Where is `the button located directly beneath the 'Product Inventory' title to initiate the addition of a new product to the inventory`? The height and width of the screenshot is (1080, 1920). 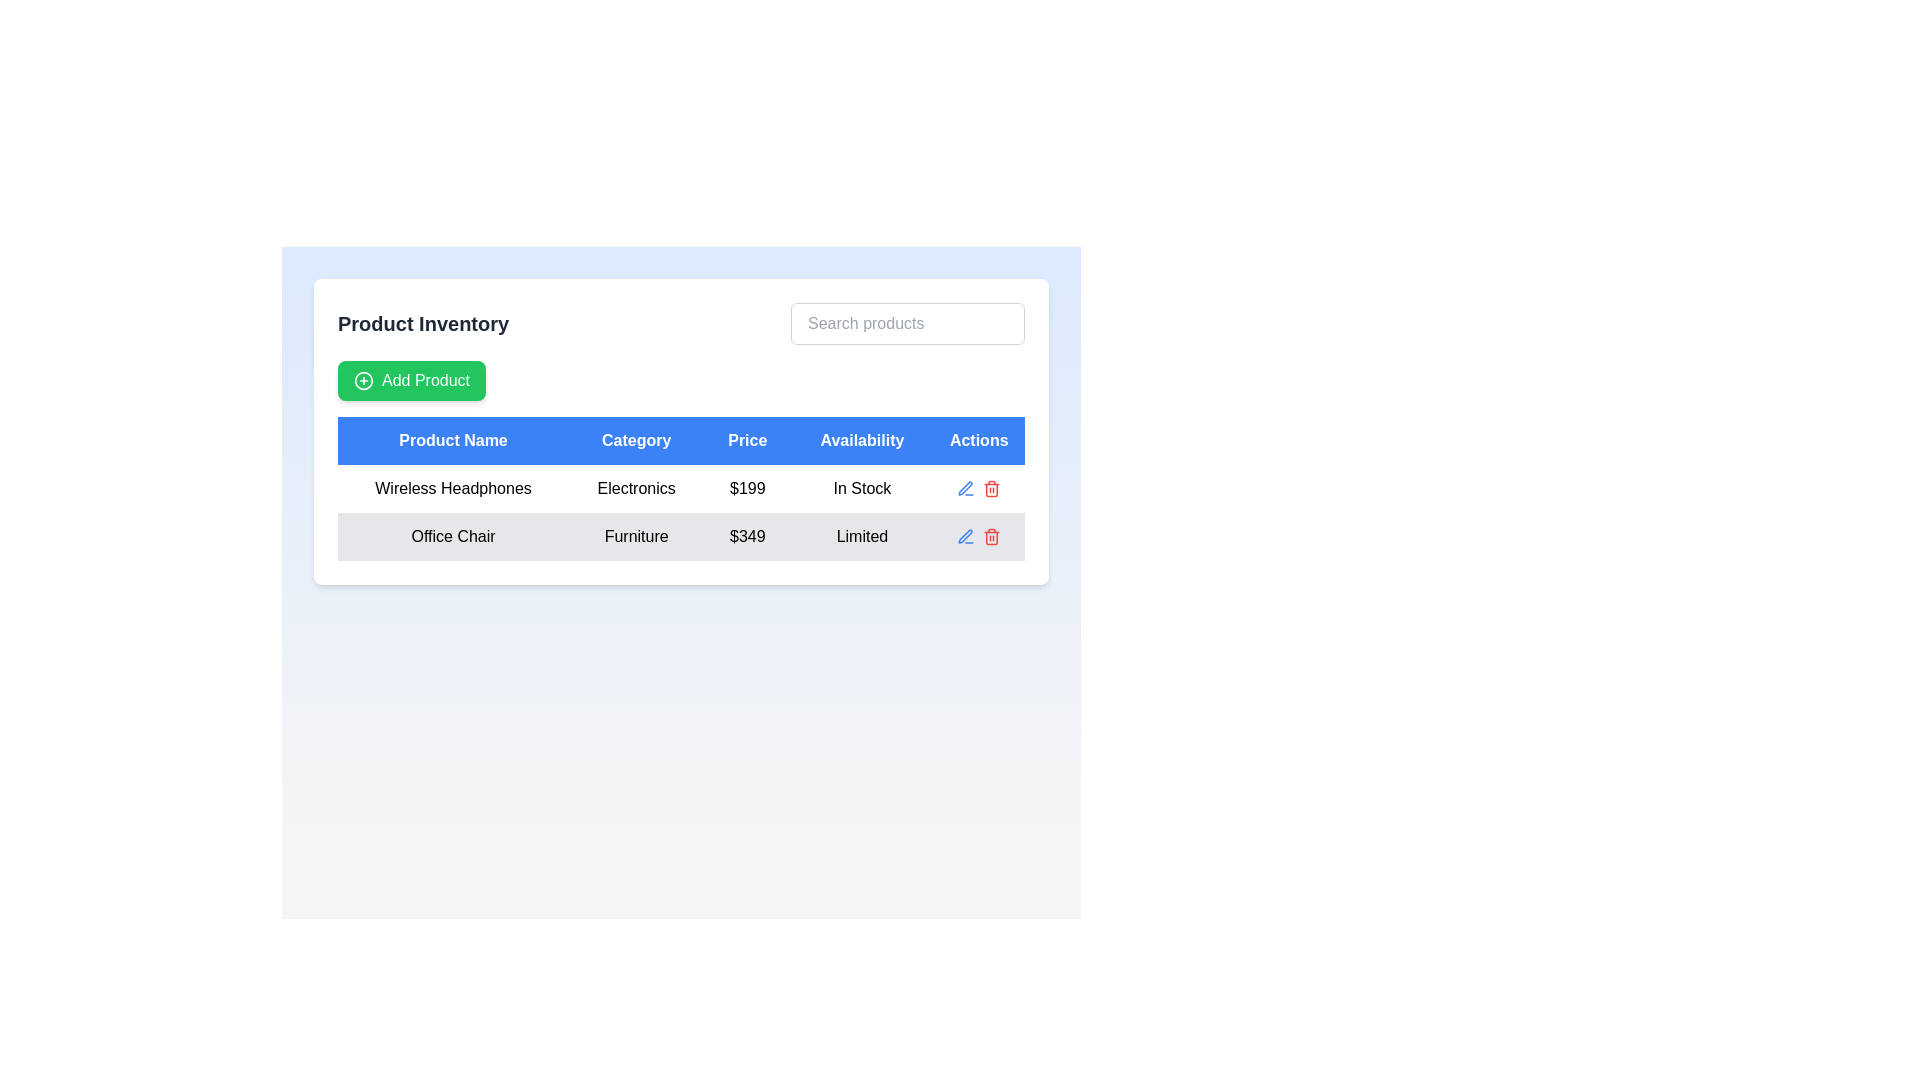
the button located directly beneath the 'Product Inventory' title to initiate the addition of a new product to the inventory is located at coordinates (411, 381).